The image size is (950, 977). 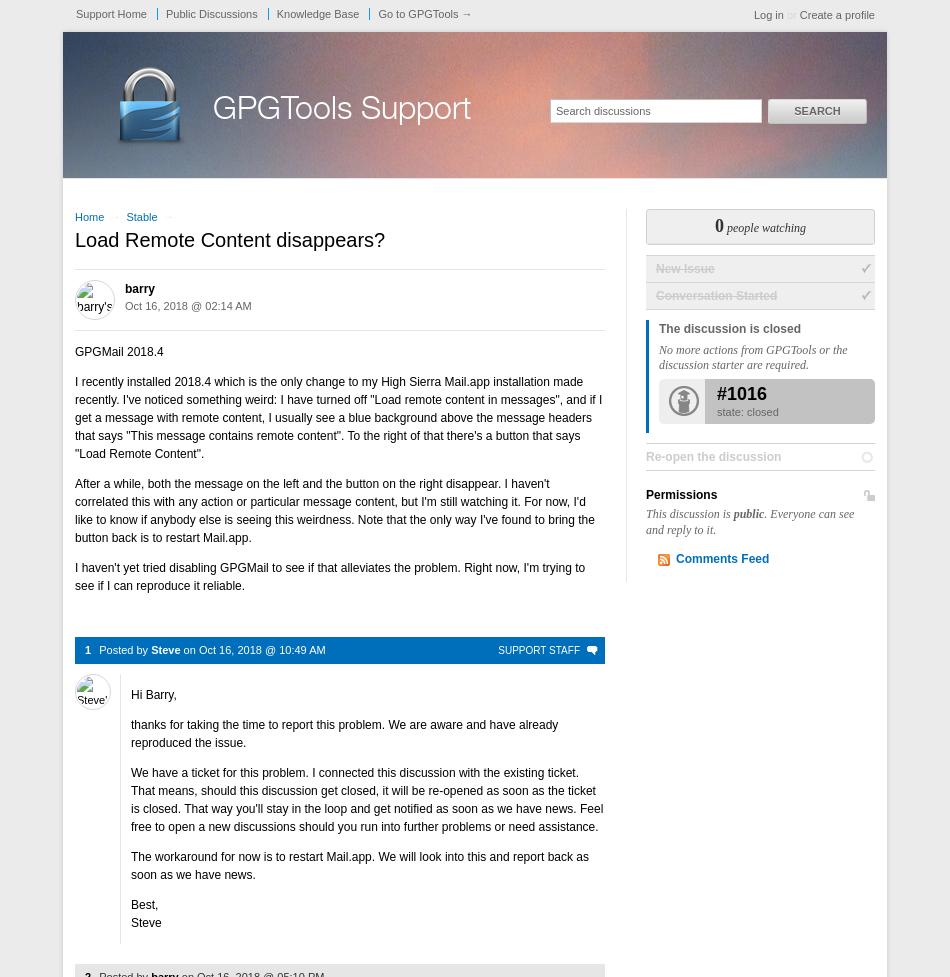 What do you see at coordinates (153, 693) in the screenshot?
I see `'Hi Barry,'` at bounding box center [153, 693].